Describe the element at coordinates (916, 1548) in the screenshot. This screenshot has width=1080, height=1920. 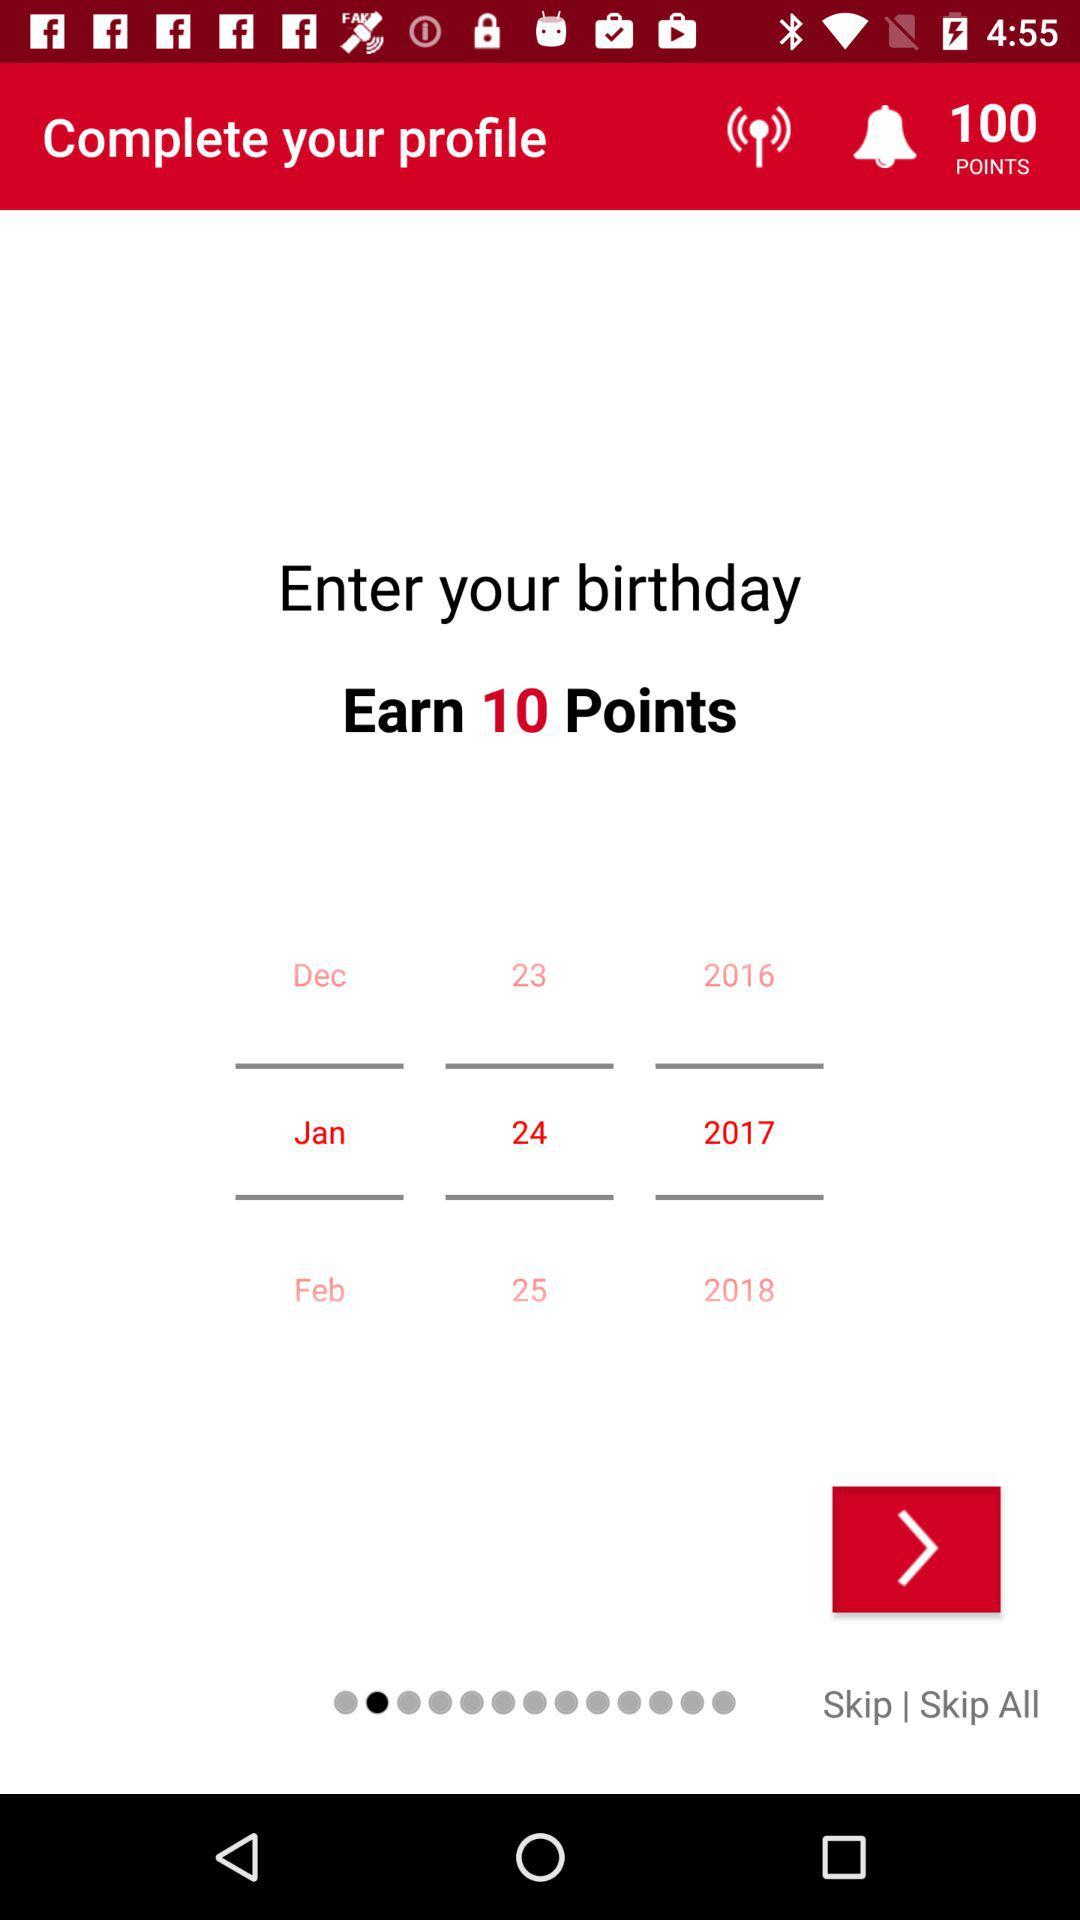
I see `shows the next option` at that location.